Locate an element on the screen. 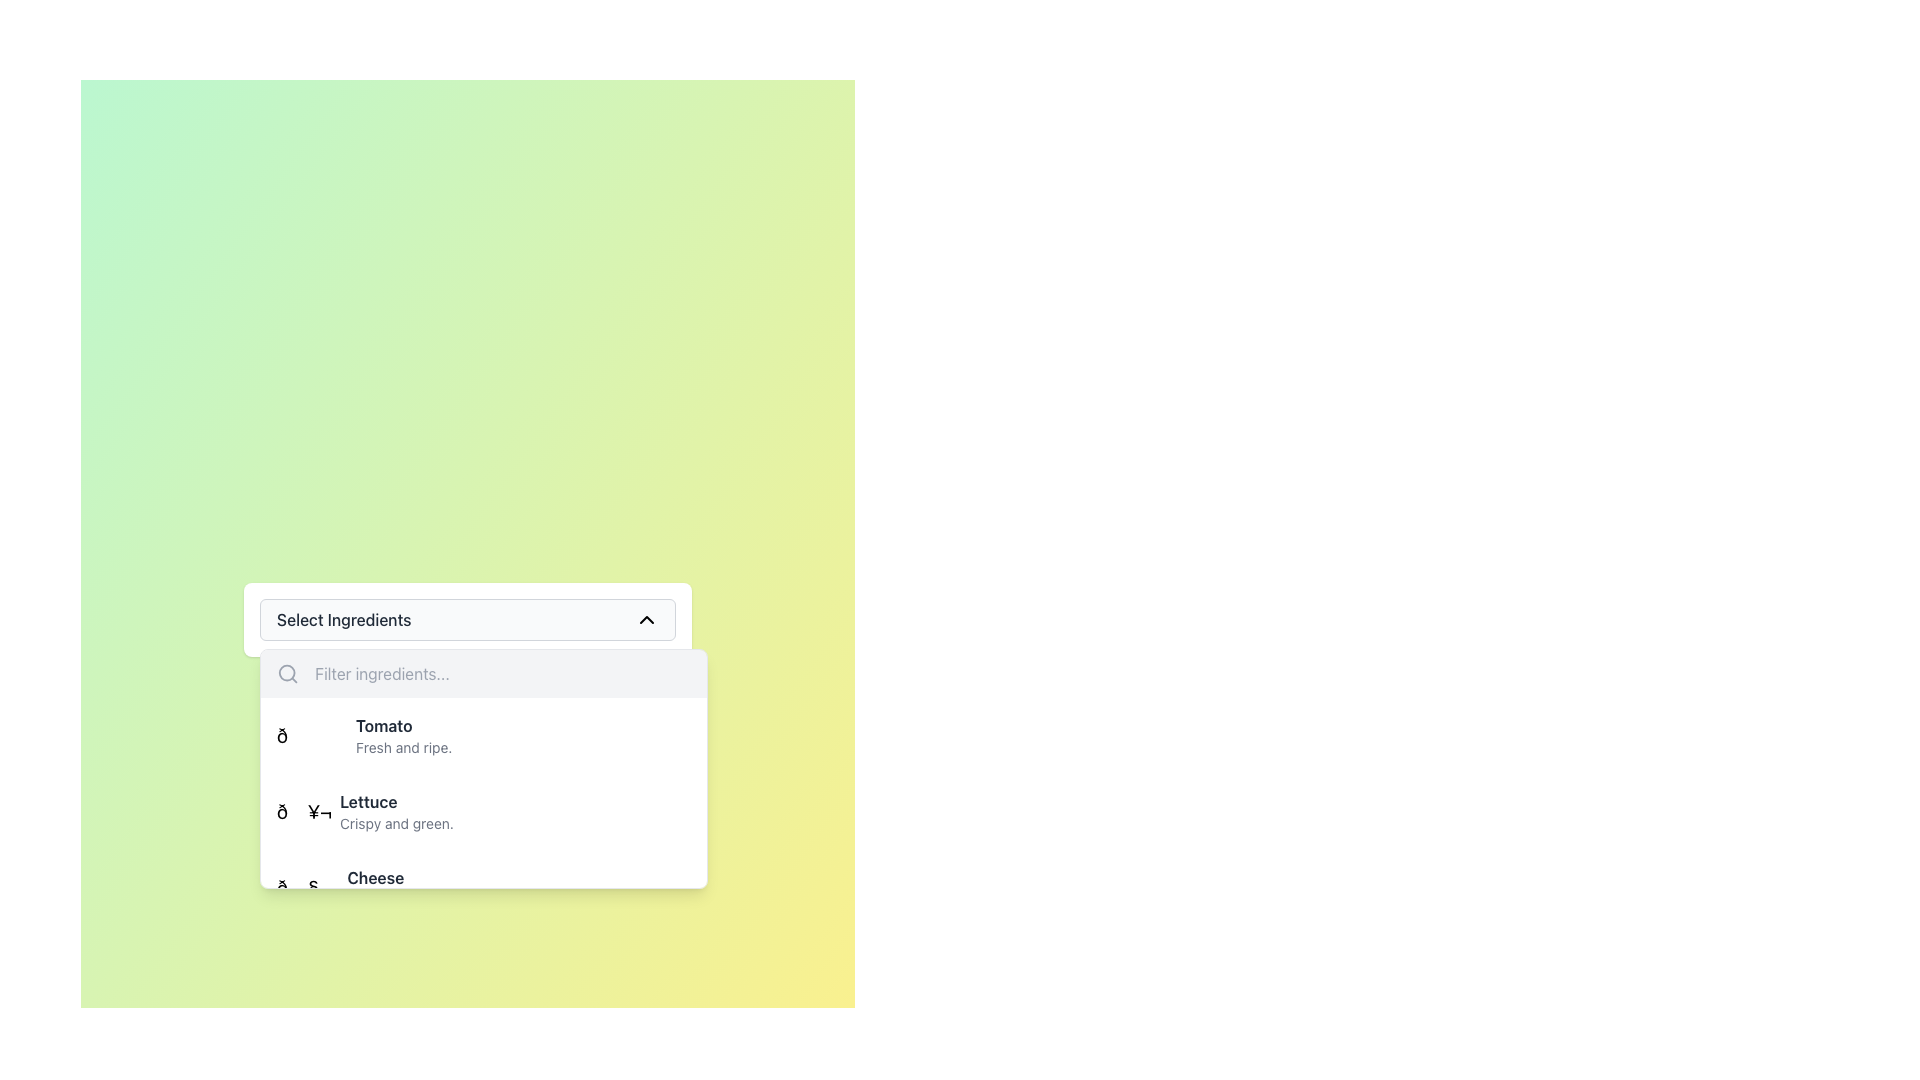  the search icon that visually indicates the search functionality, located inside a gray background bar, preceding the input field with placeholder text 'Filter ingredients...' is located at coordinates (287, 674).